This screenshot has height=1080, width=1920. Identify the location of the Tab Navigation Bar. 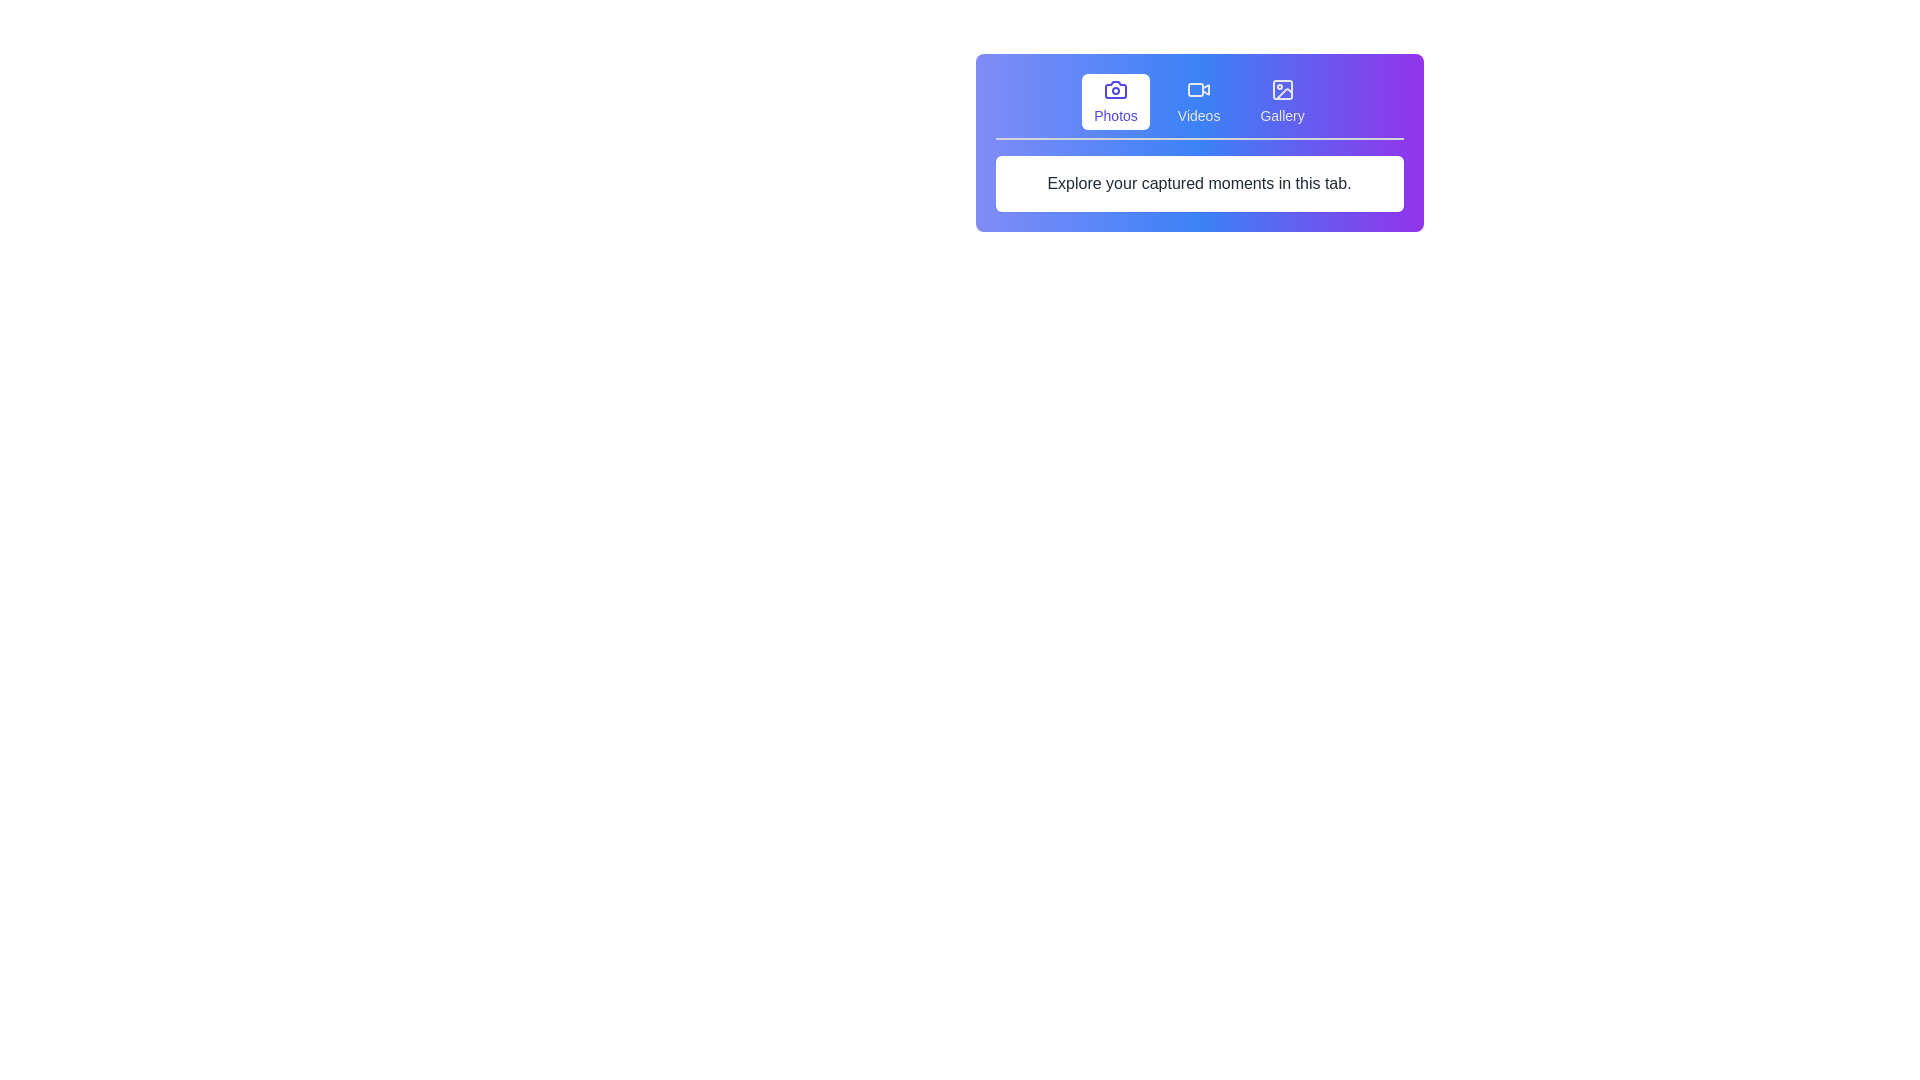
(1199, 107).